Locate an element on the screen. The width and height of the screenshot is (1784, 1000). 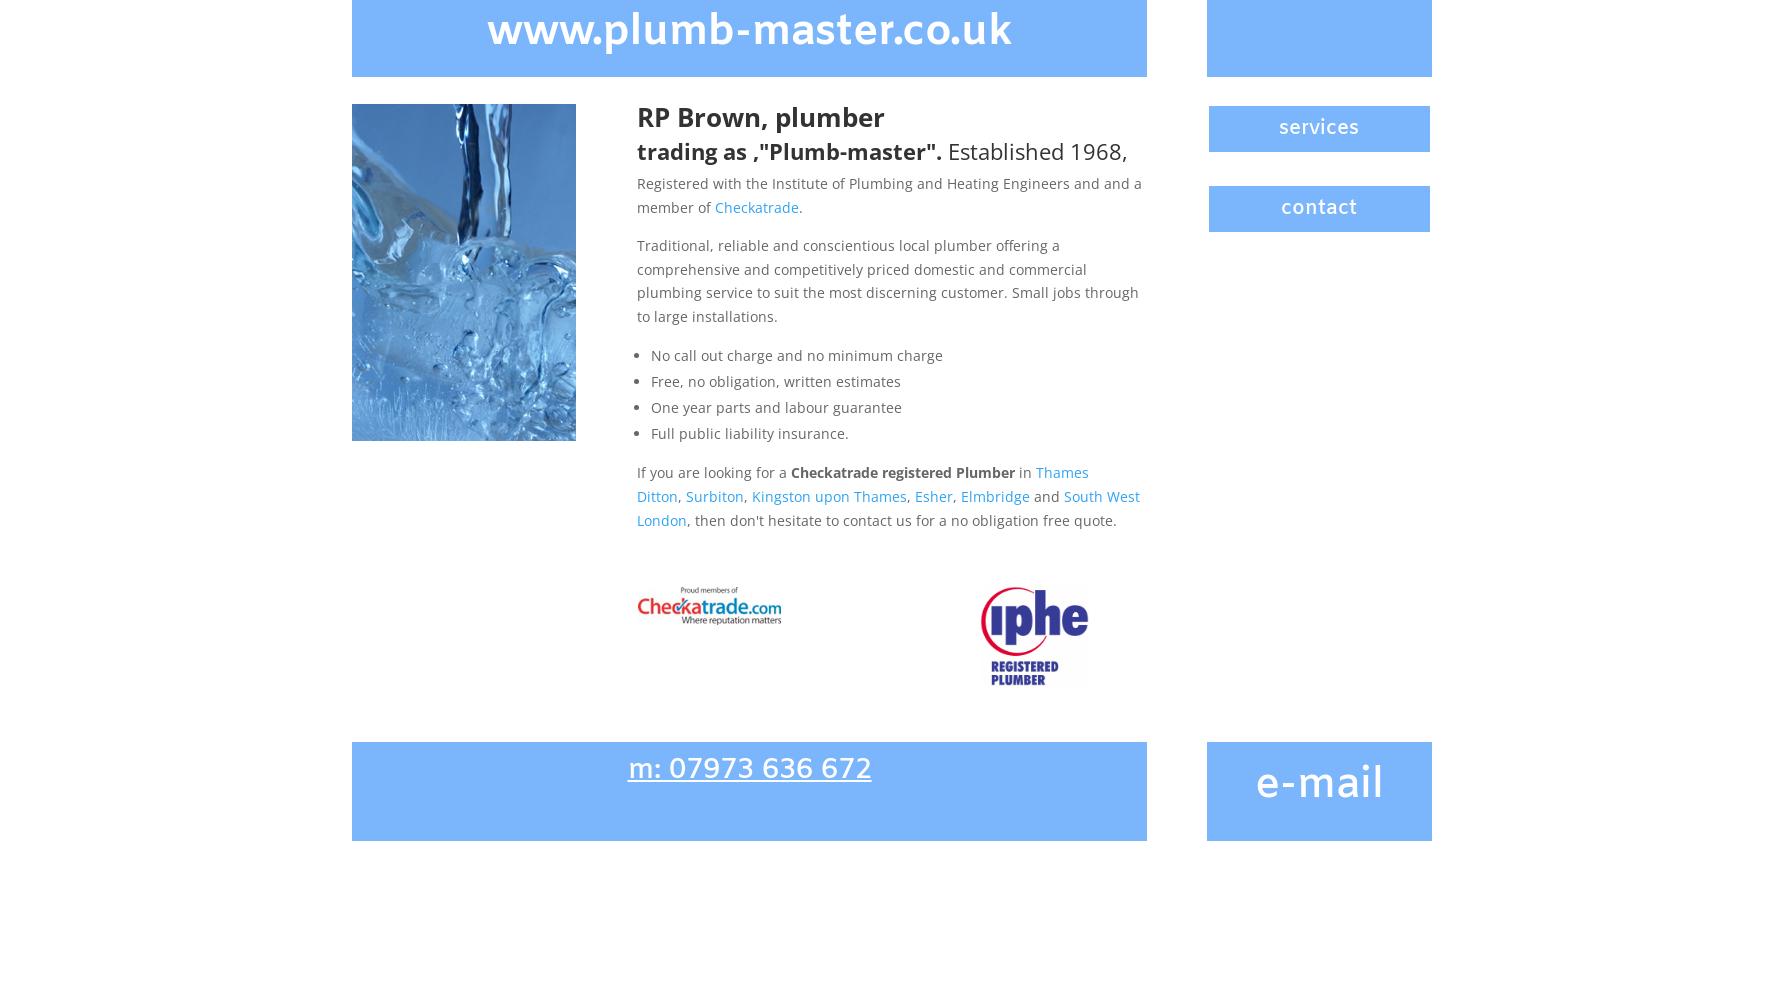
'Esher' is located at coordinates (933, 494).